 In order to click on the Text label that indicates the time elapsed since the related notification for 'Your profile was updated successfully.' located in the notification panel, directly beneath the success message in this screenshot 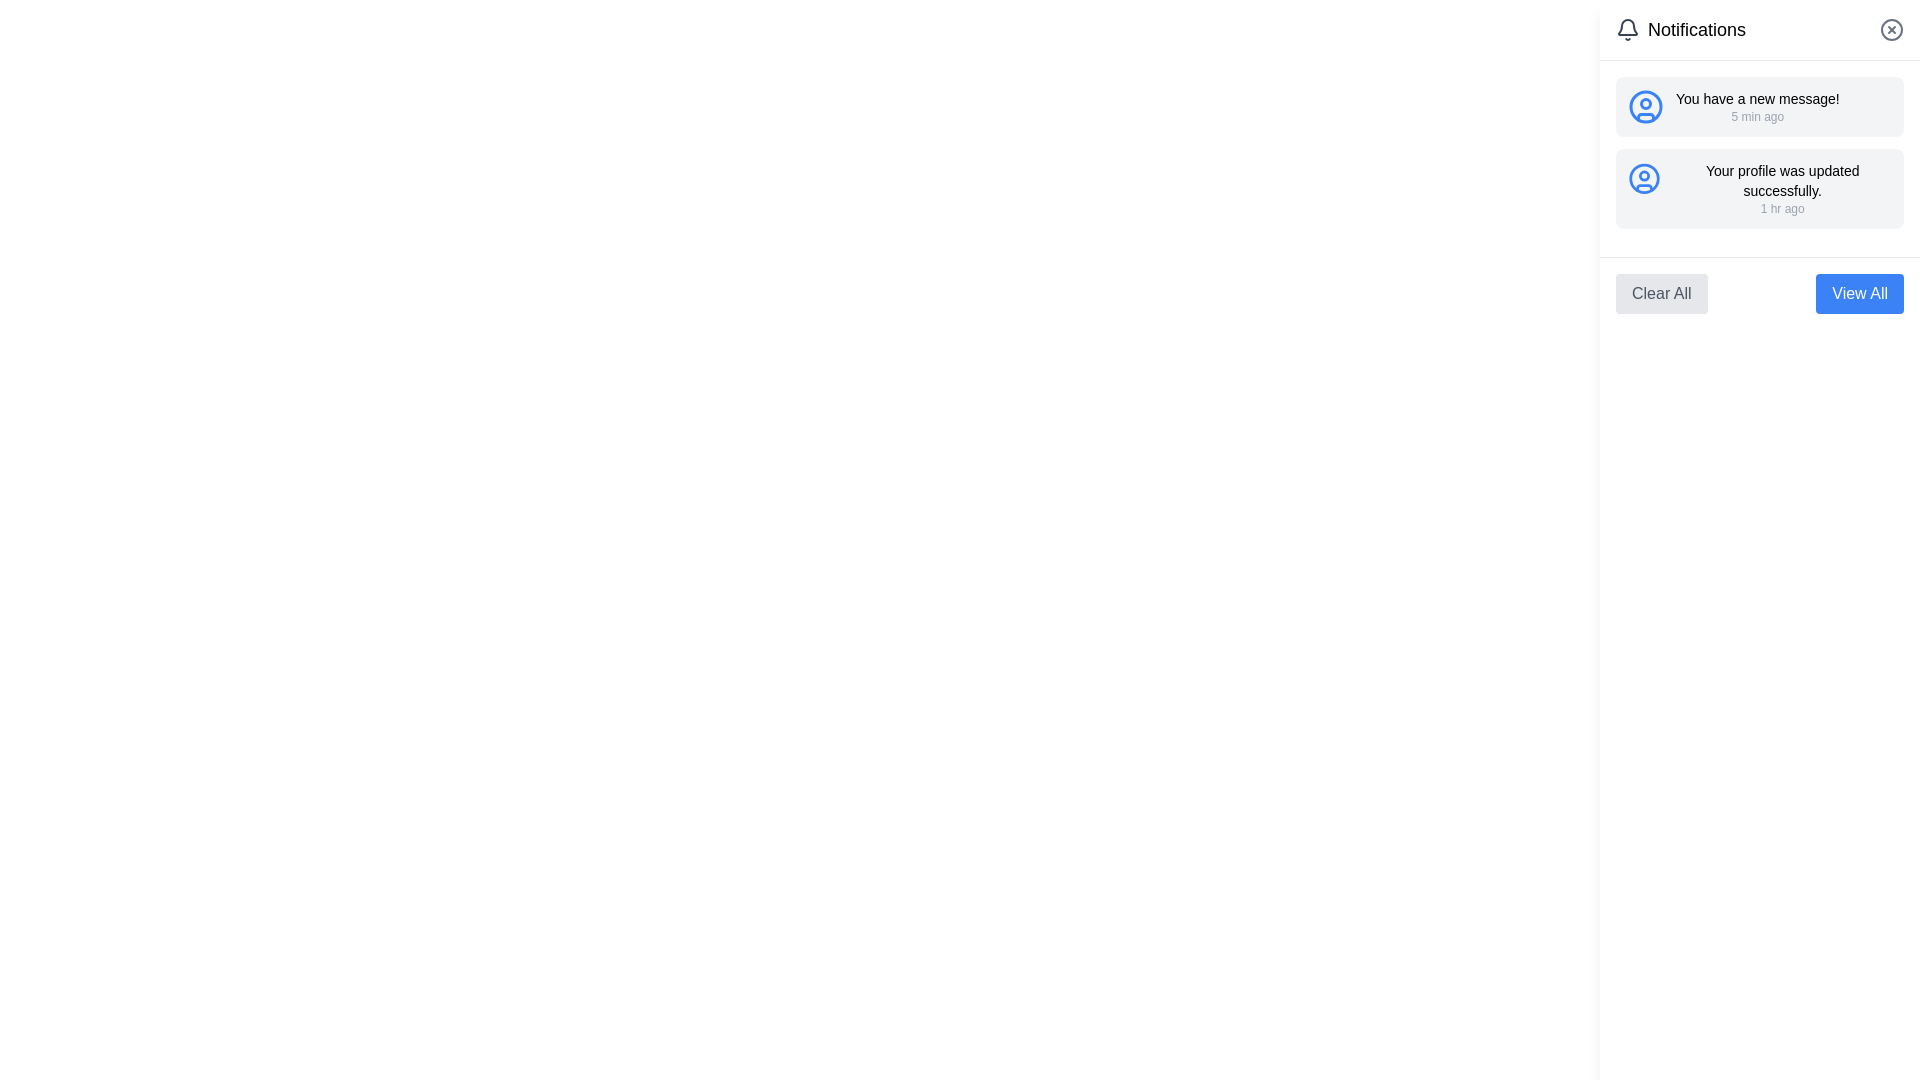, I will do `click(1782, 208)`.